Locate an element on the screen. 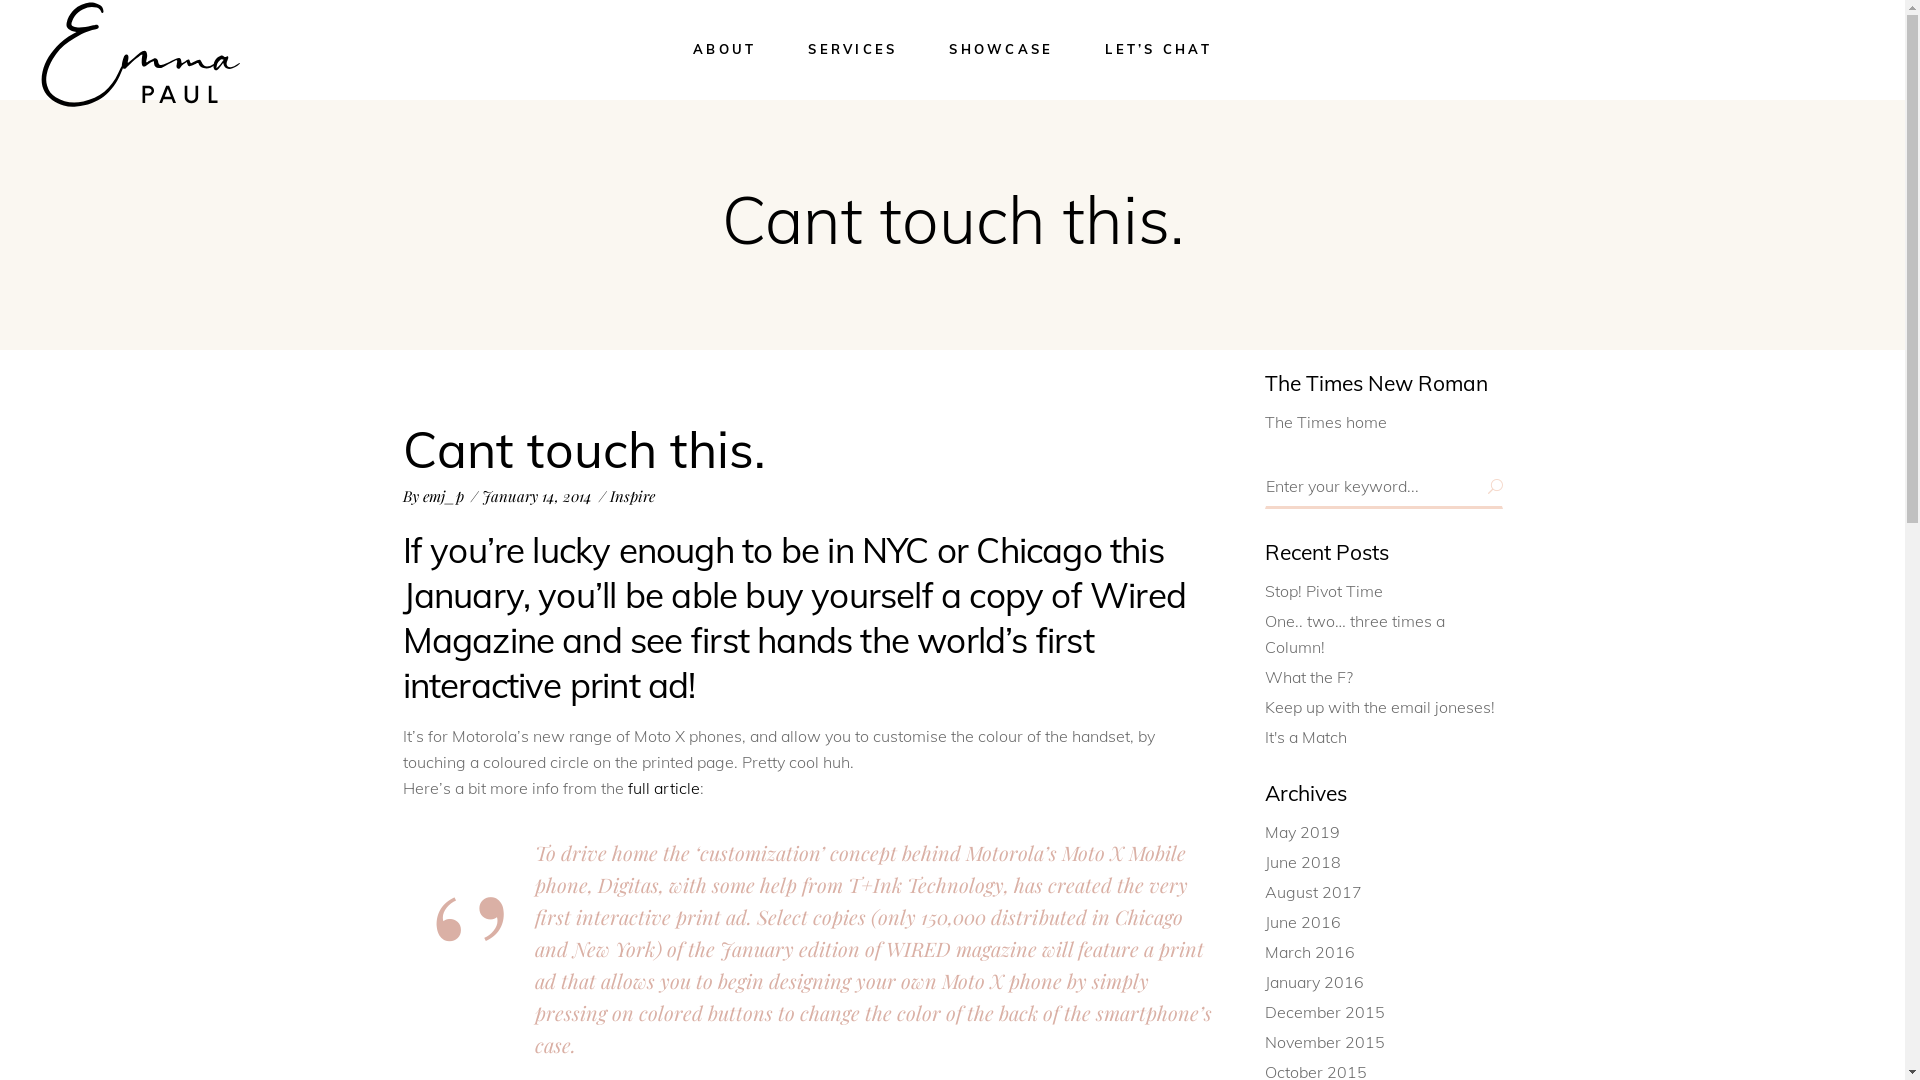  'March 2016' is located at coordinates (1310, 951).